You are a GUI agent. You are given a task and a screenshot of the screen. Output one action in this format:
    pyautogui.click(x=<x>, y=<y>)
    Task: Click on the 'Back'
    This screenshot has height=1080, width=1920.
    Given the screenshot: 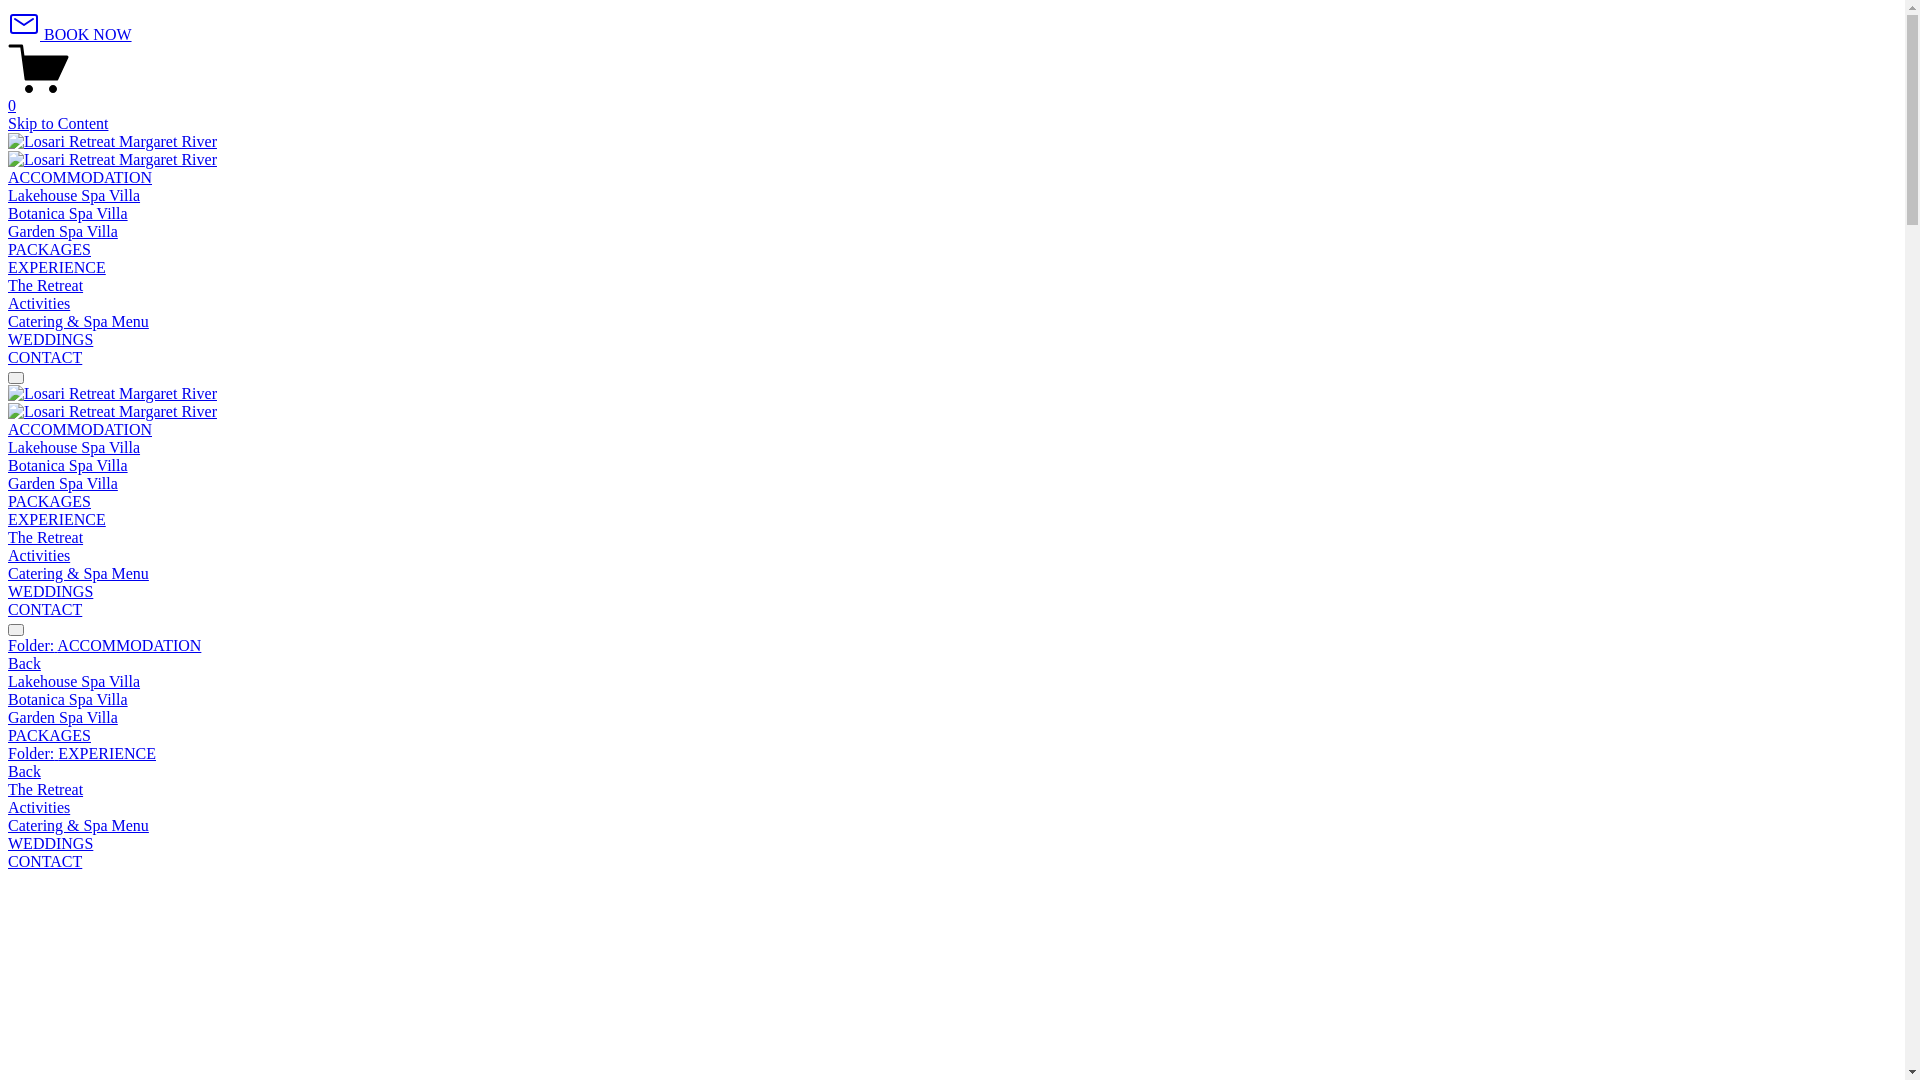 What is the action you would take?
    pyautogui.click(x=24, y=663)
    